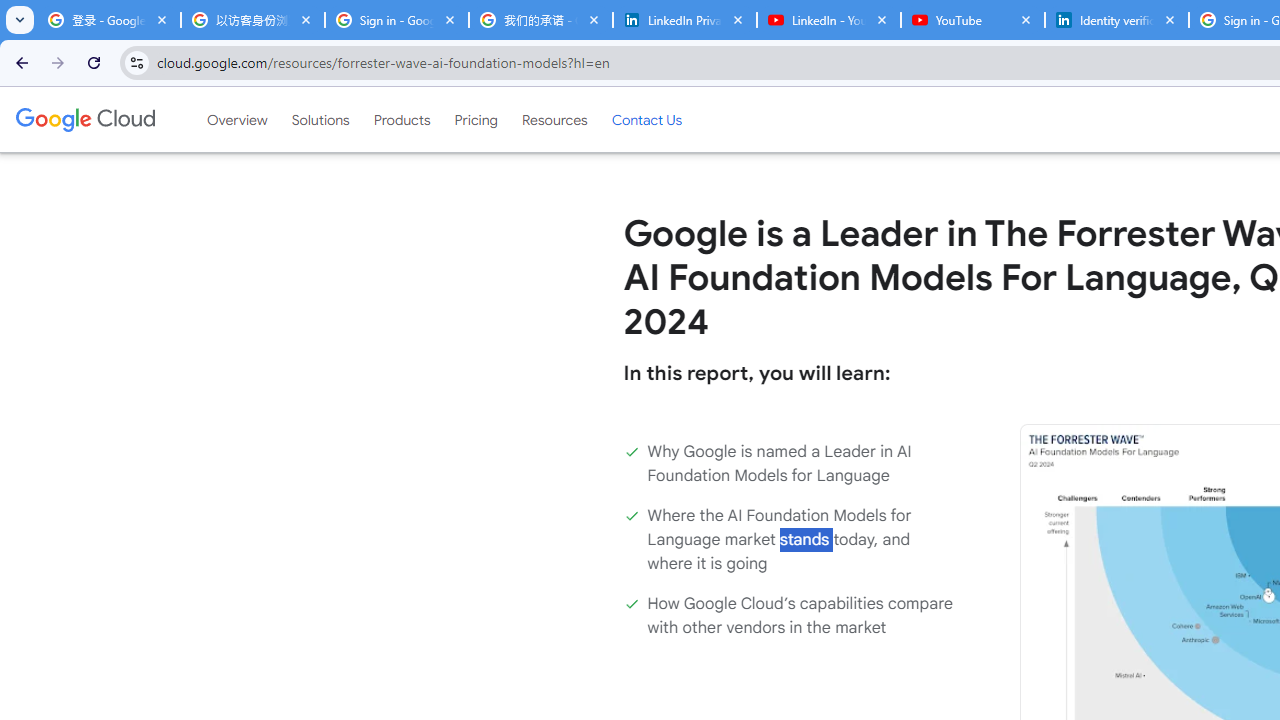 This screenshot has height=720, width=1280. What do you see at coordinates (320, 119) in the screenshot?
I see `'Solutions'` at bounding box center [320, 119].